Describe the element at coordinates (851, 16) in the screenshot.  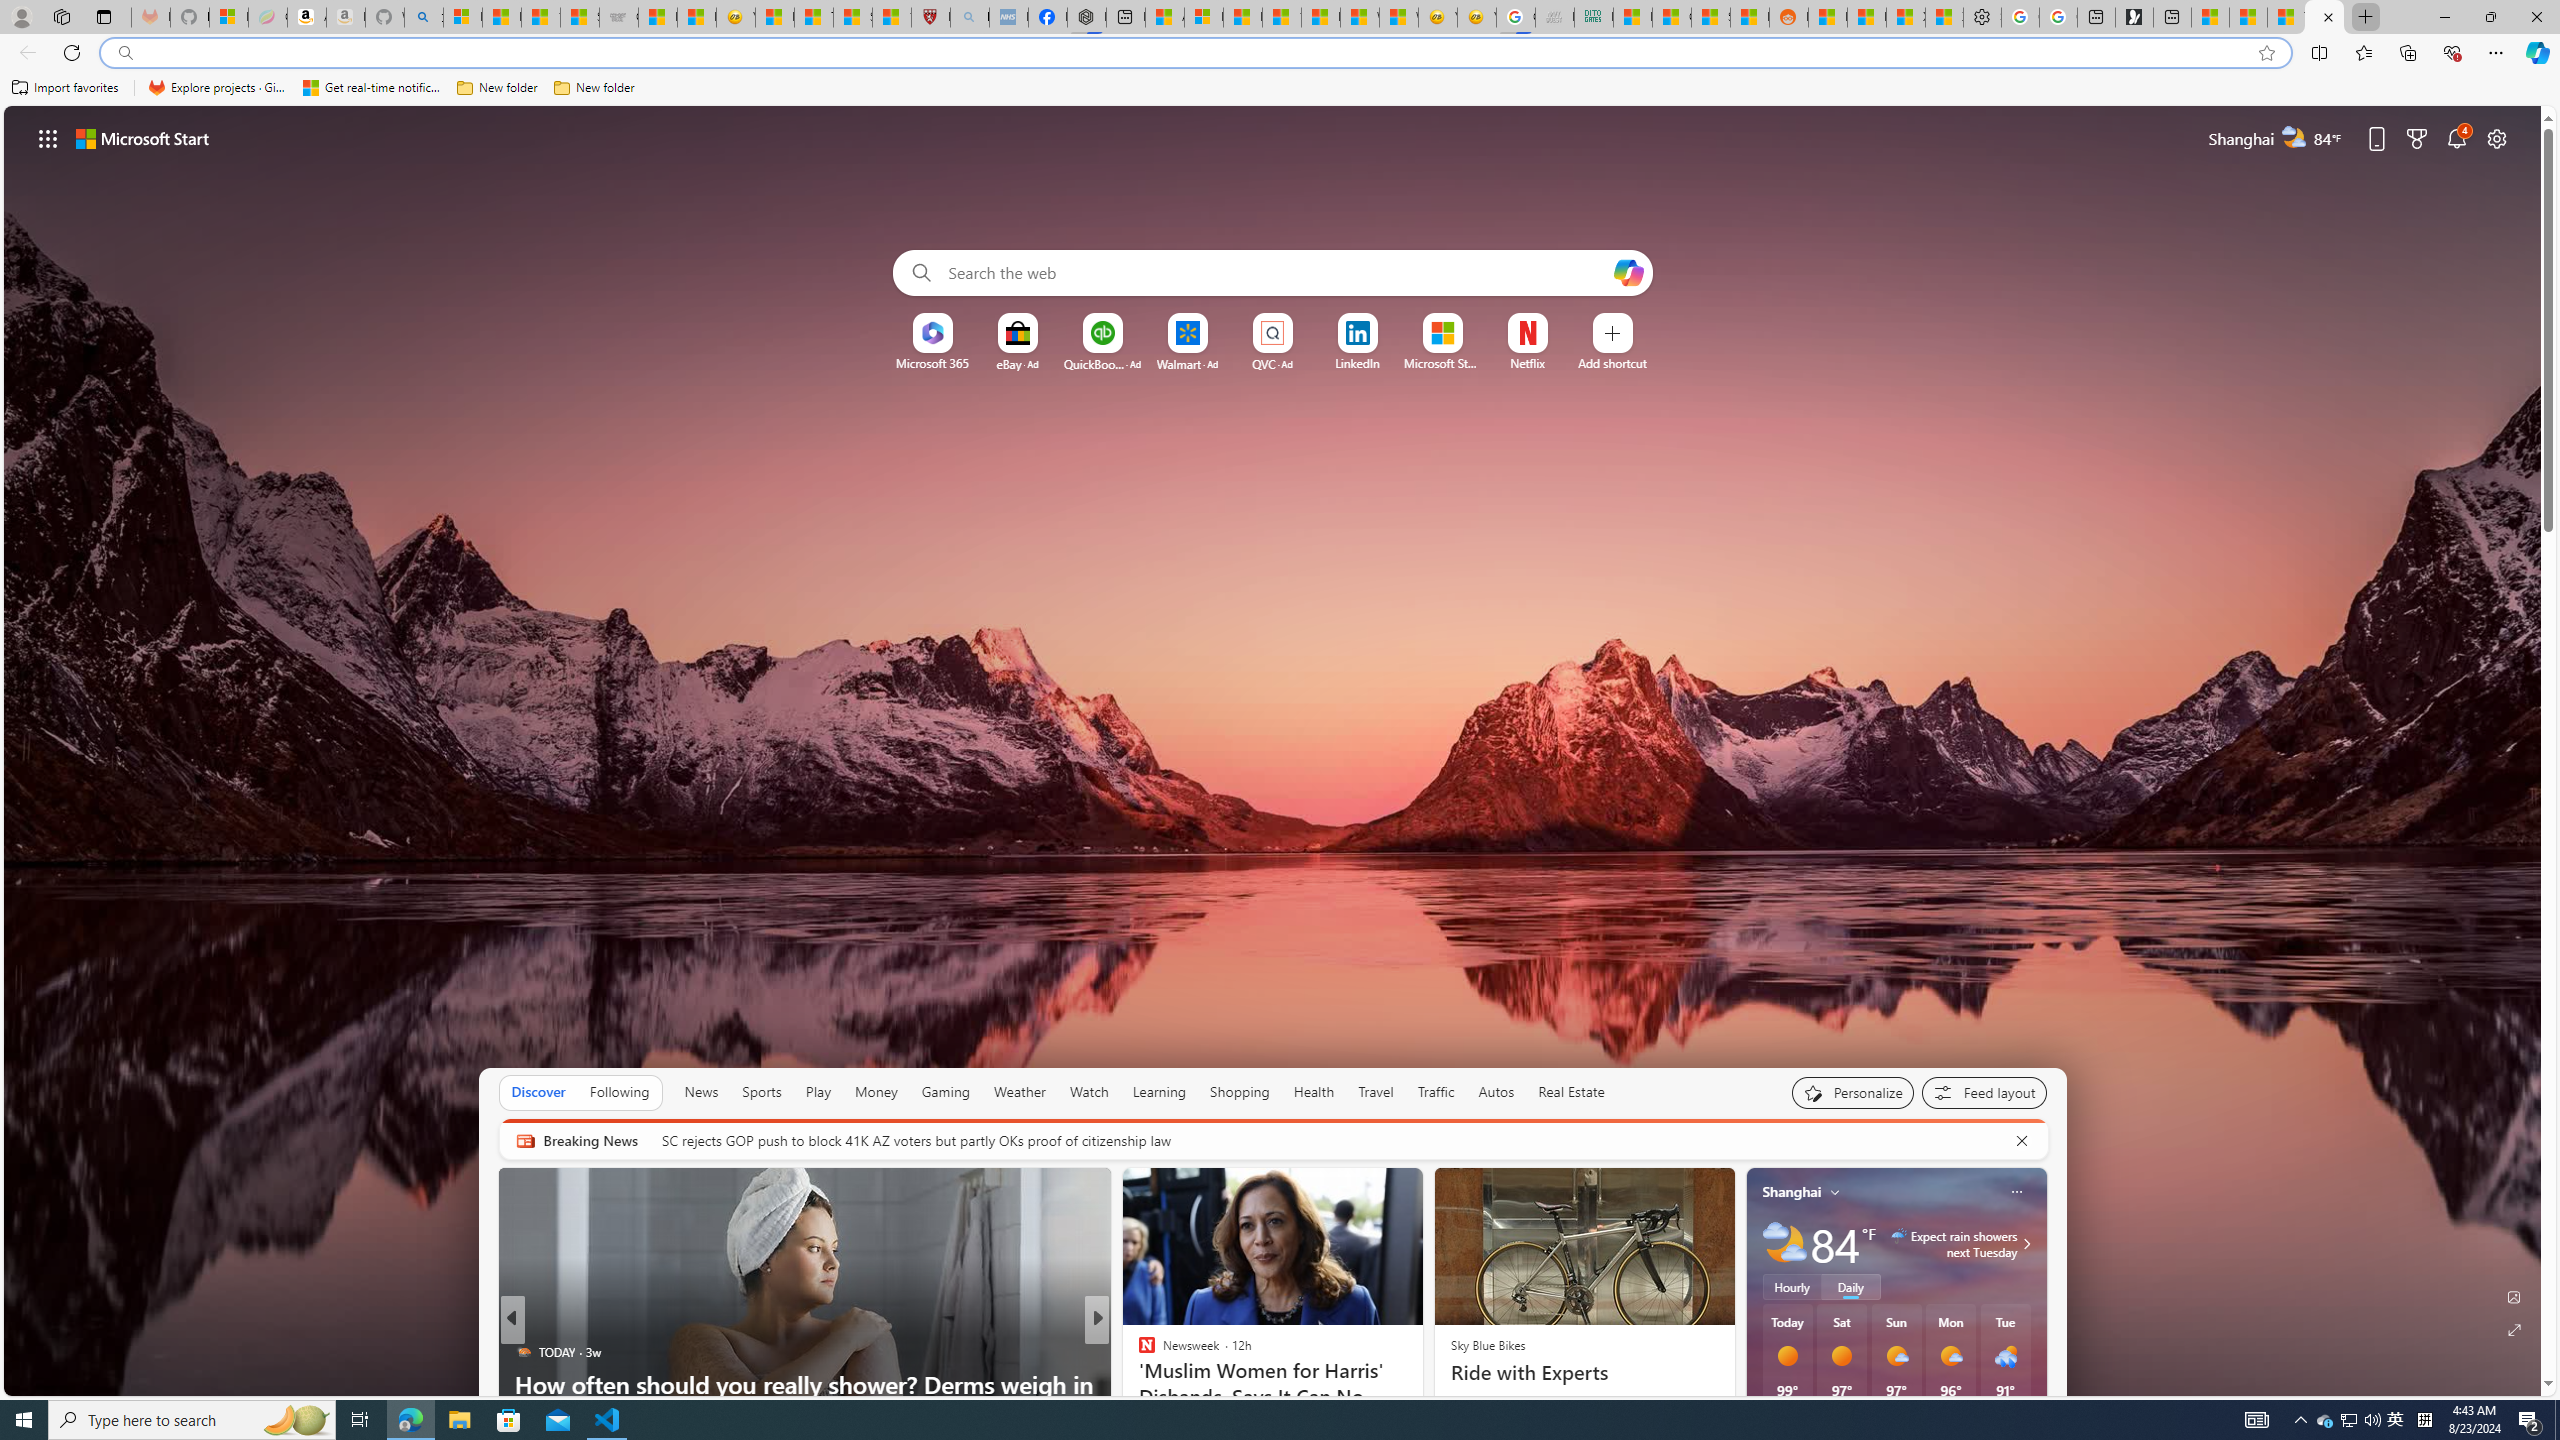
I see `'Science - MSN'` at that location.